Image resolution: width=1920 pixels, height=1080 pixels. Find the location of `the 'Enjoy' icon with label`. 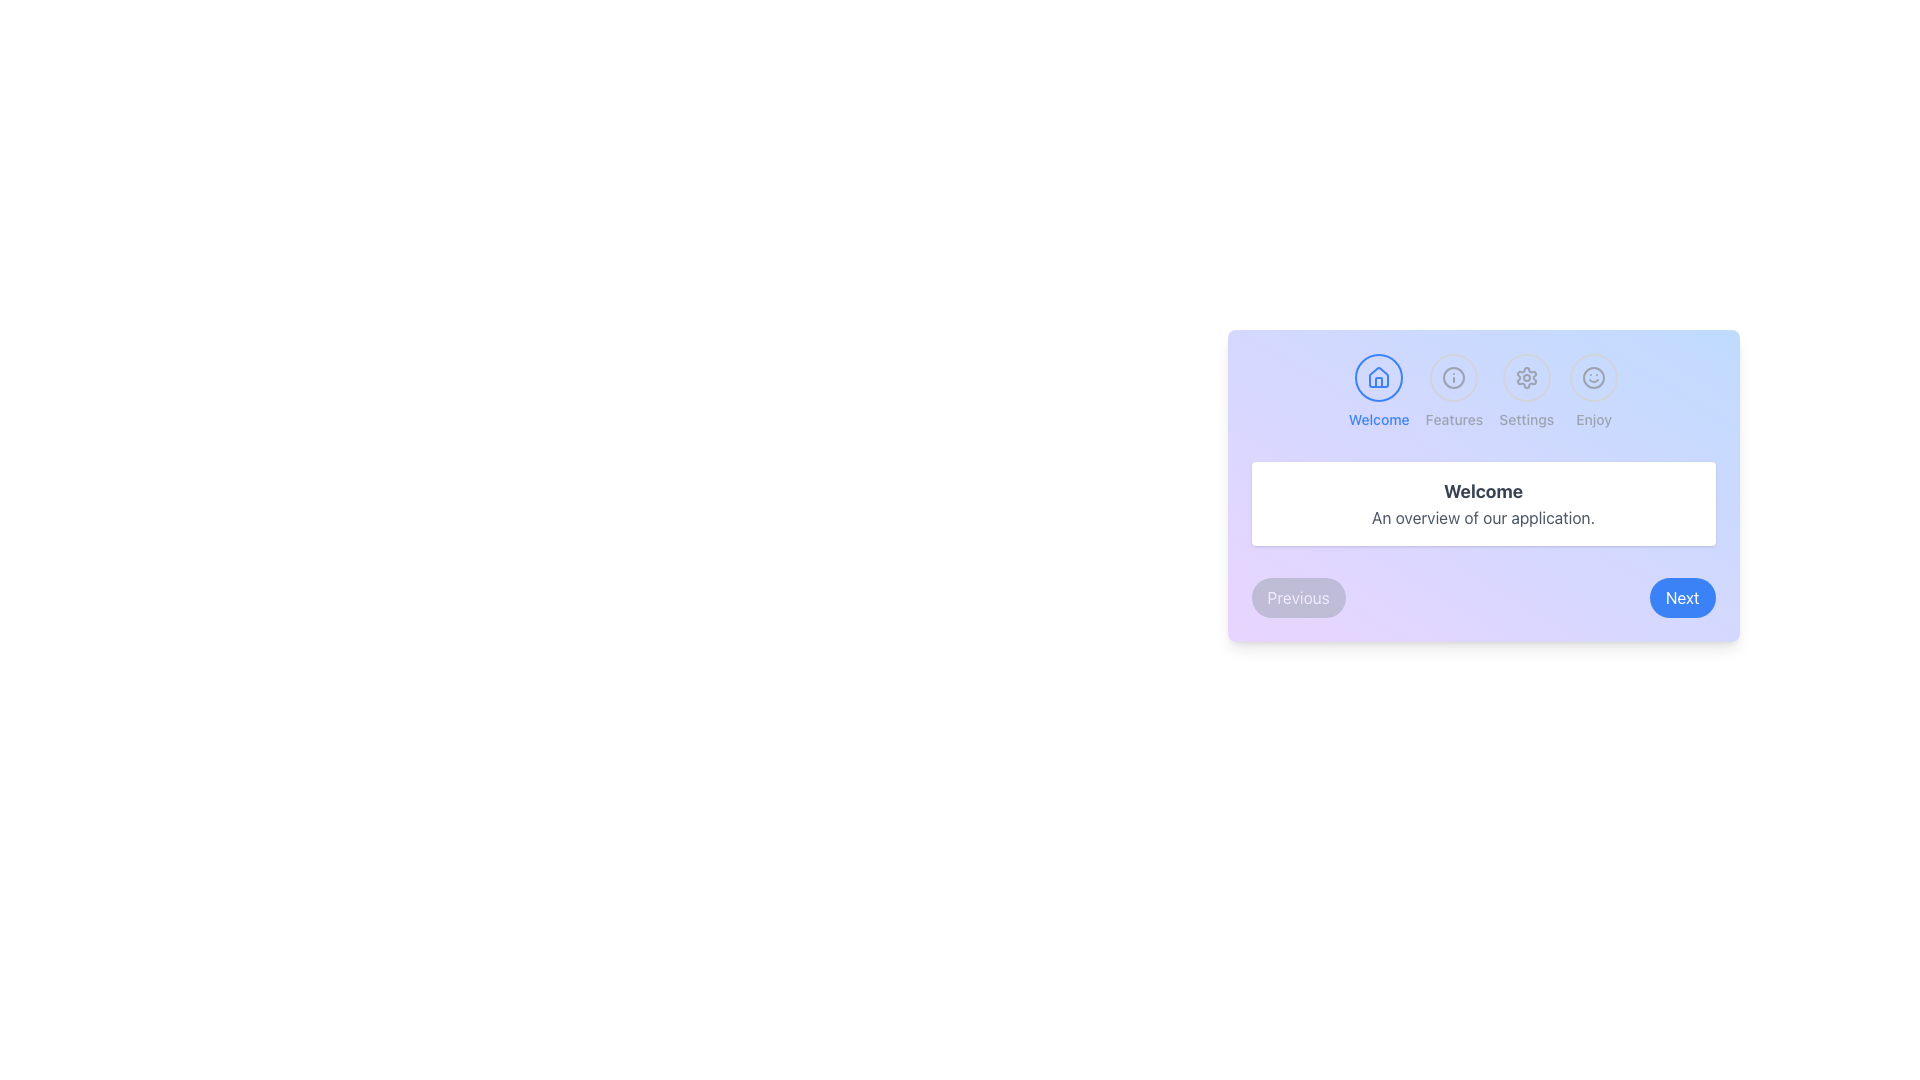

the 'Enjoy' icon with label is located at coordinates (1593, 392).